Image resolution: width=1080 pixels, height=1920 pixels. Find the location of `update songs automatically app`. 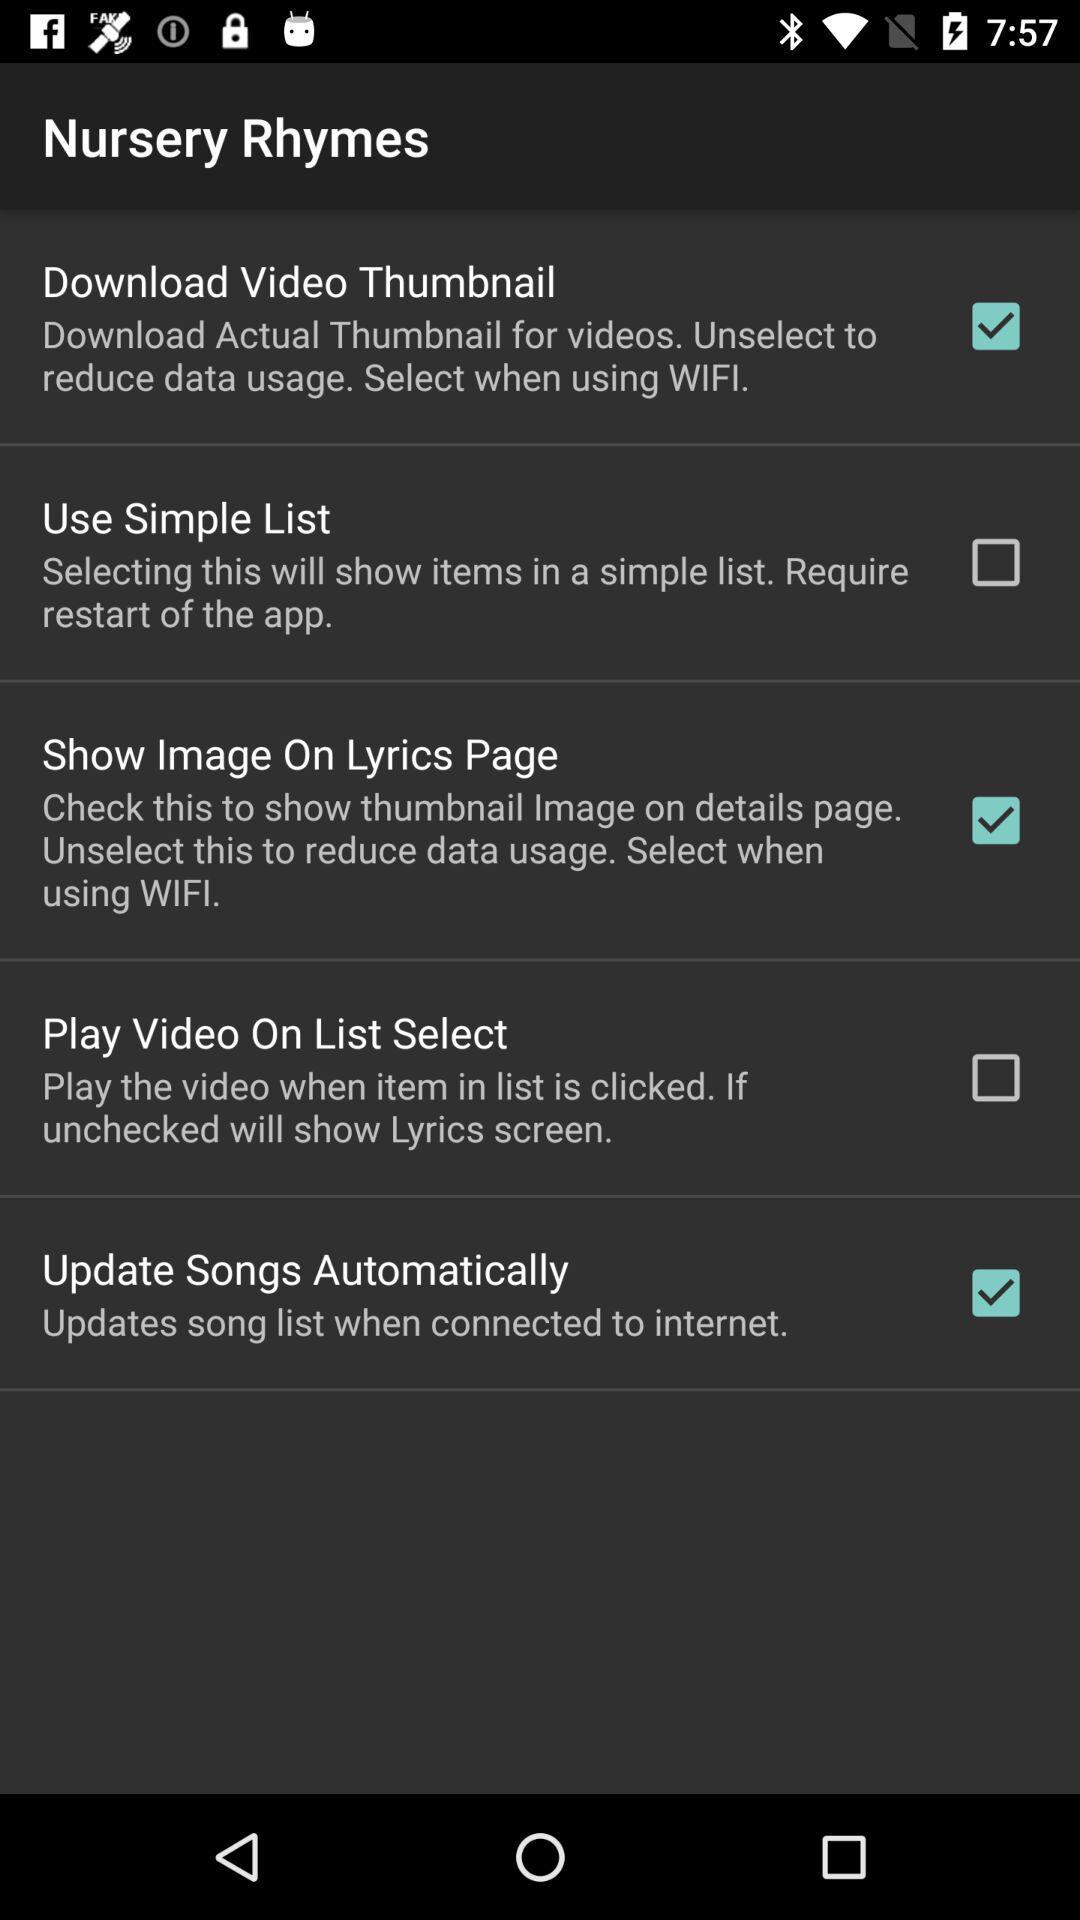

update songs automatically app is located at coordinates (305, 1267).